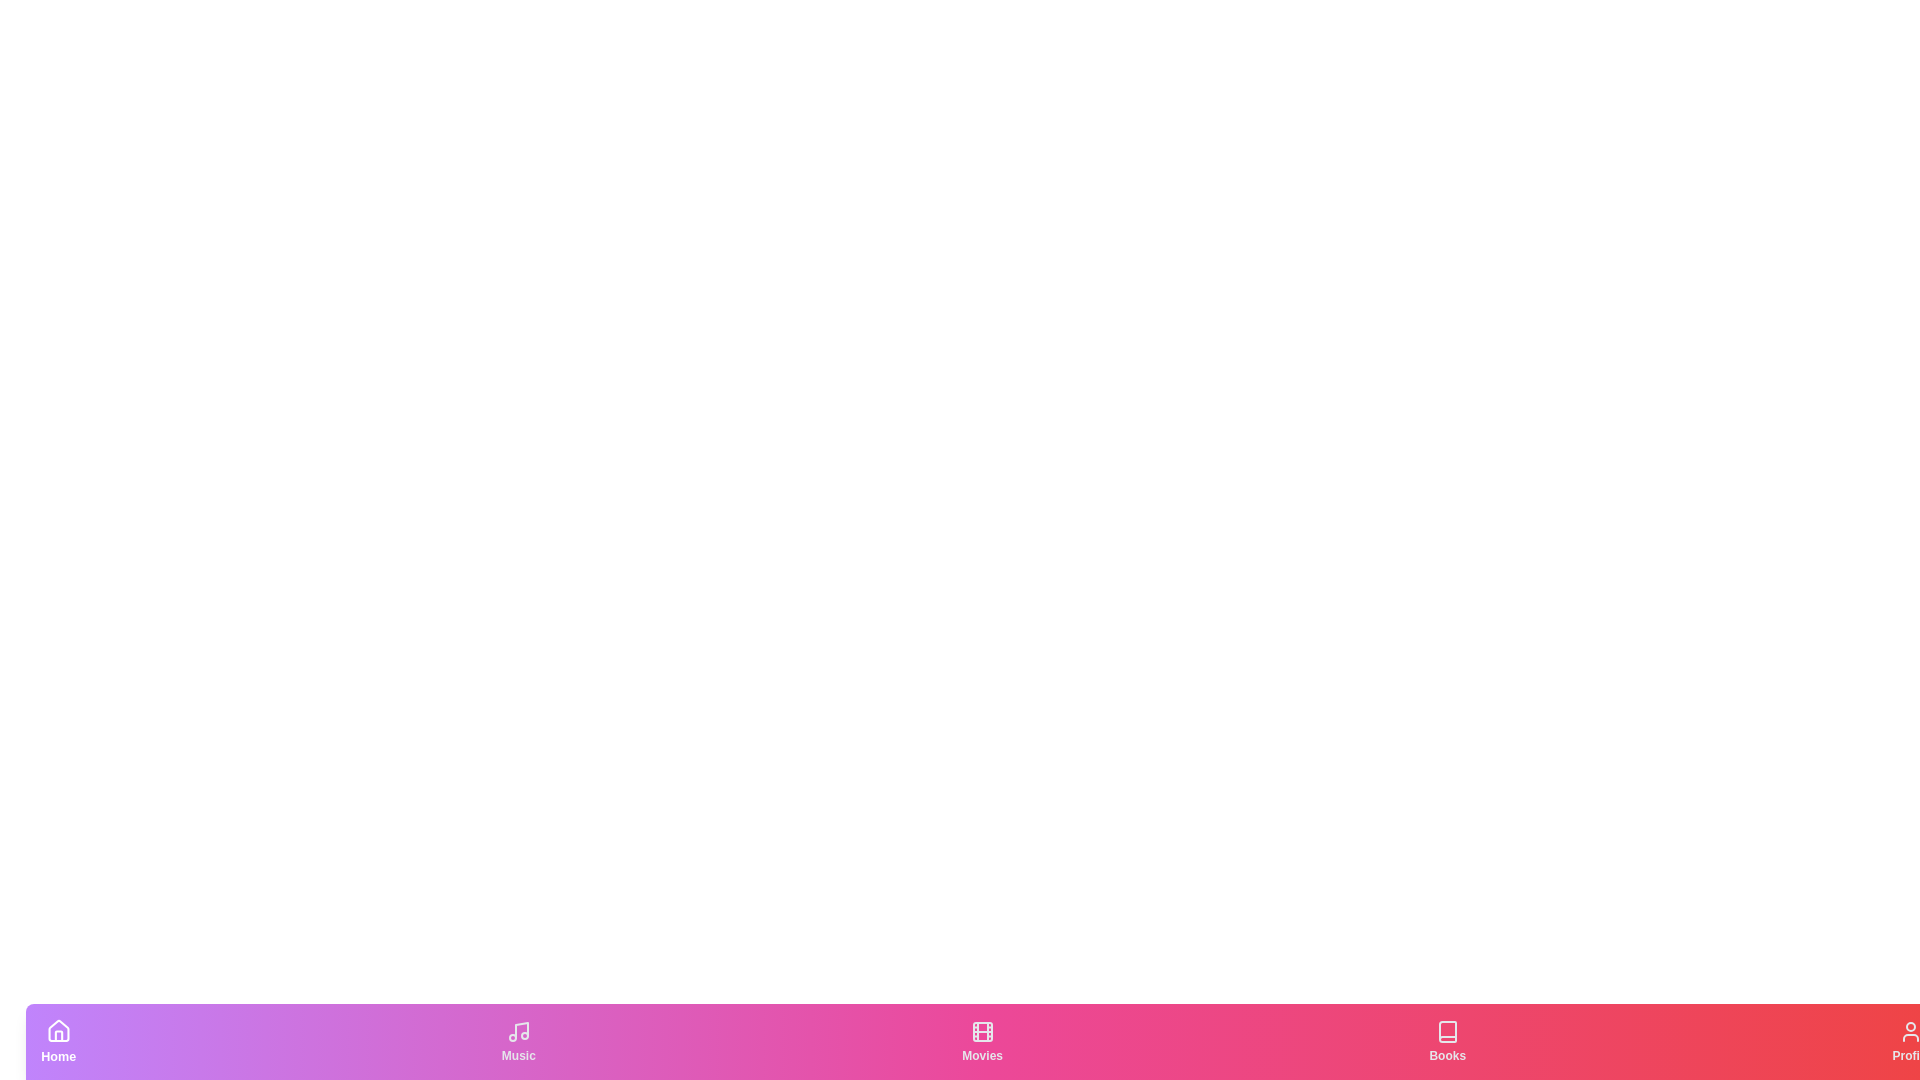 The width and height of the screenshot is (1920, 1080). I want to click on the Books tab, so click(1446, 1040).